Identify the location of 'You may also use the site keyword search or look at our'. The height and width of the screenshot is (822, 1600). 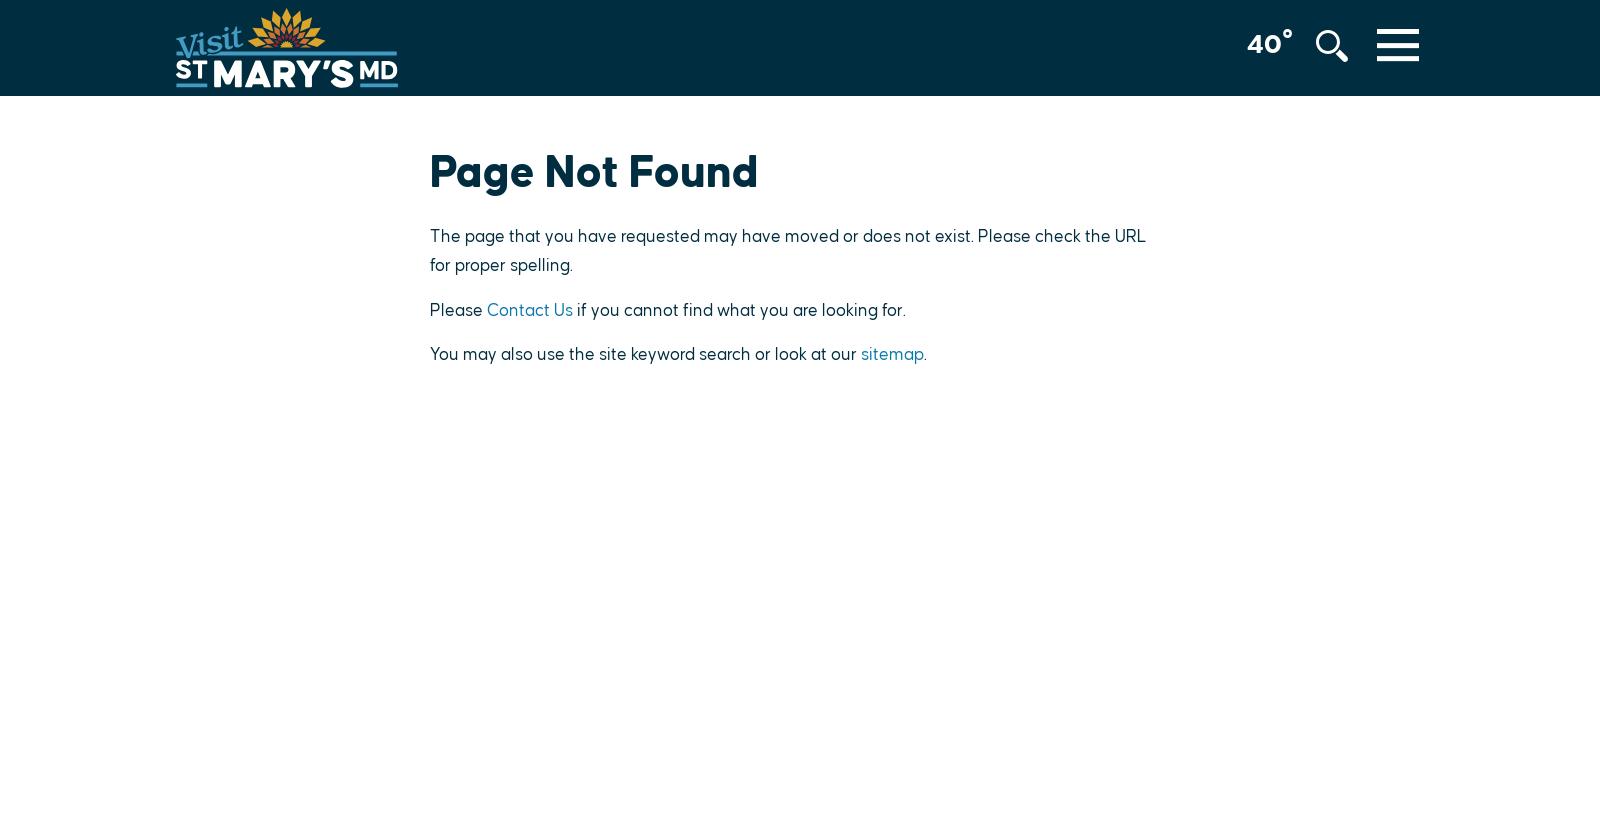
(645, 354).